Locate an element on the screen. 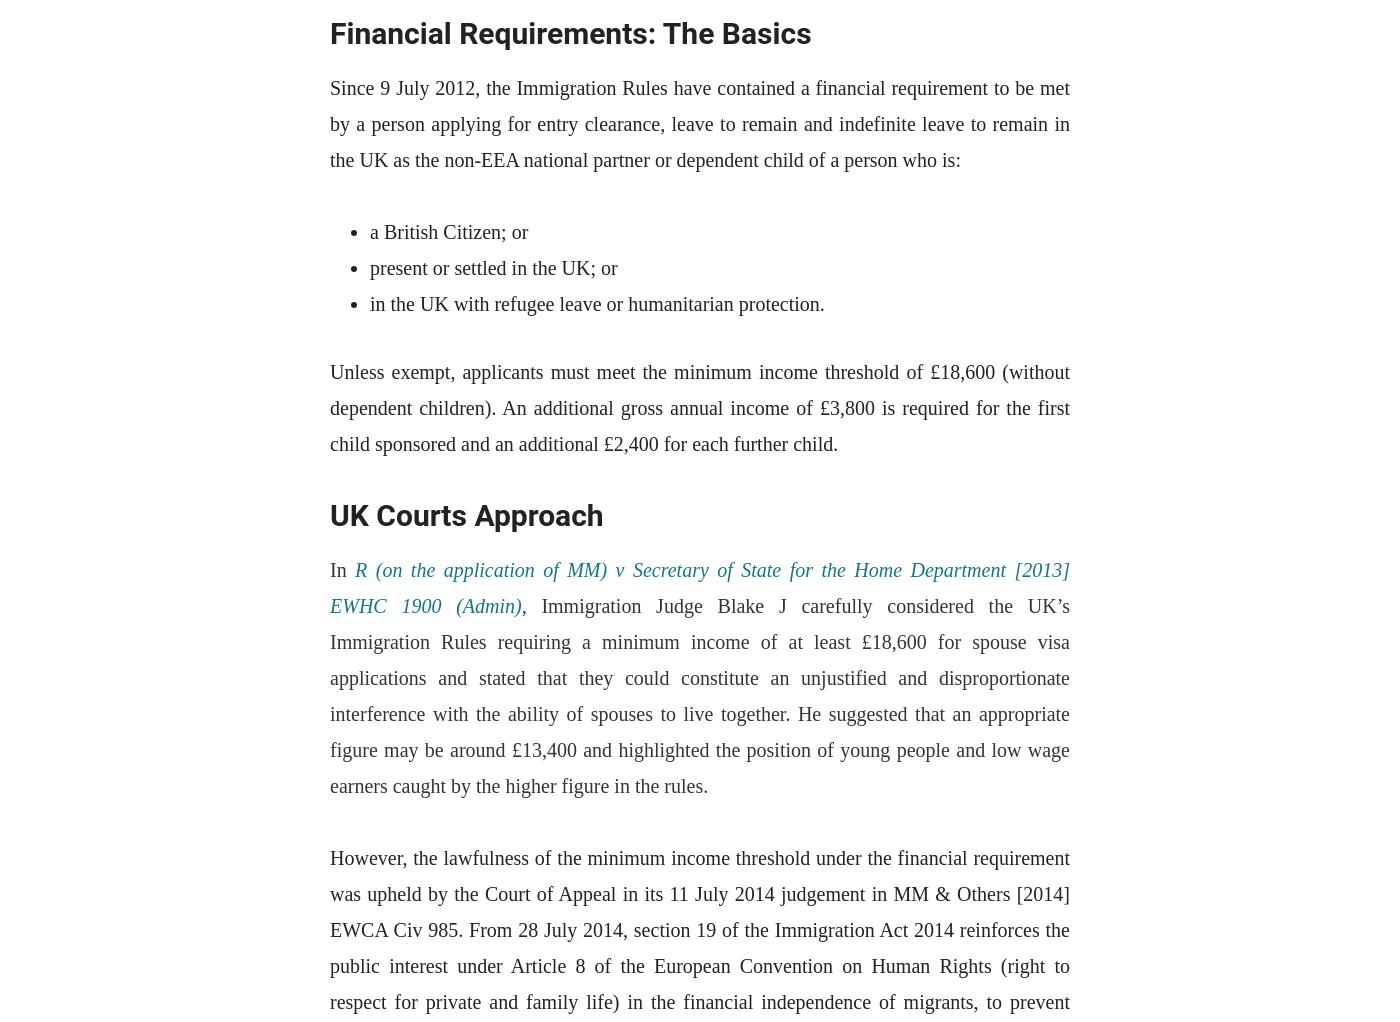  'R (on the application of MM) v Secretary of State for the Home Department [2013] EWHC 1900 (Admin)' is located at coordinates (700, 586).